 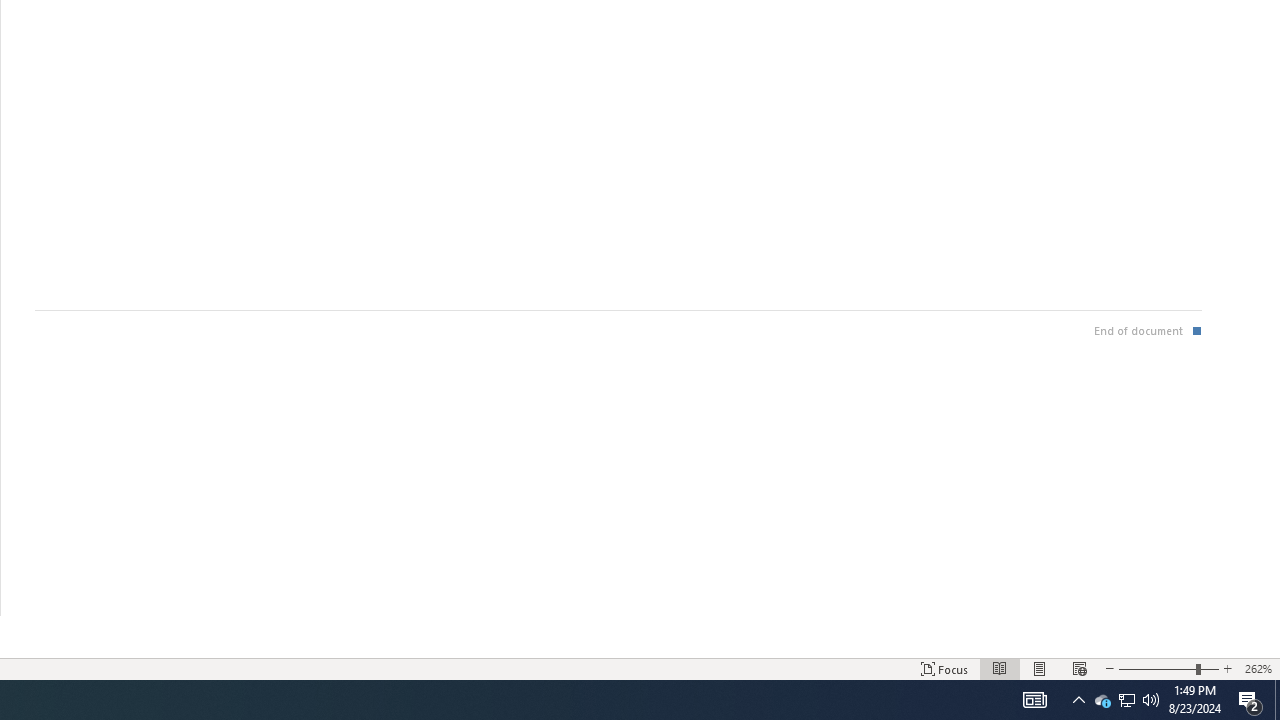 I want to click on 'Zoom In', so click(x=1208, y=669).